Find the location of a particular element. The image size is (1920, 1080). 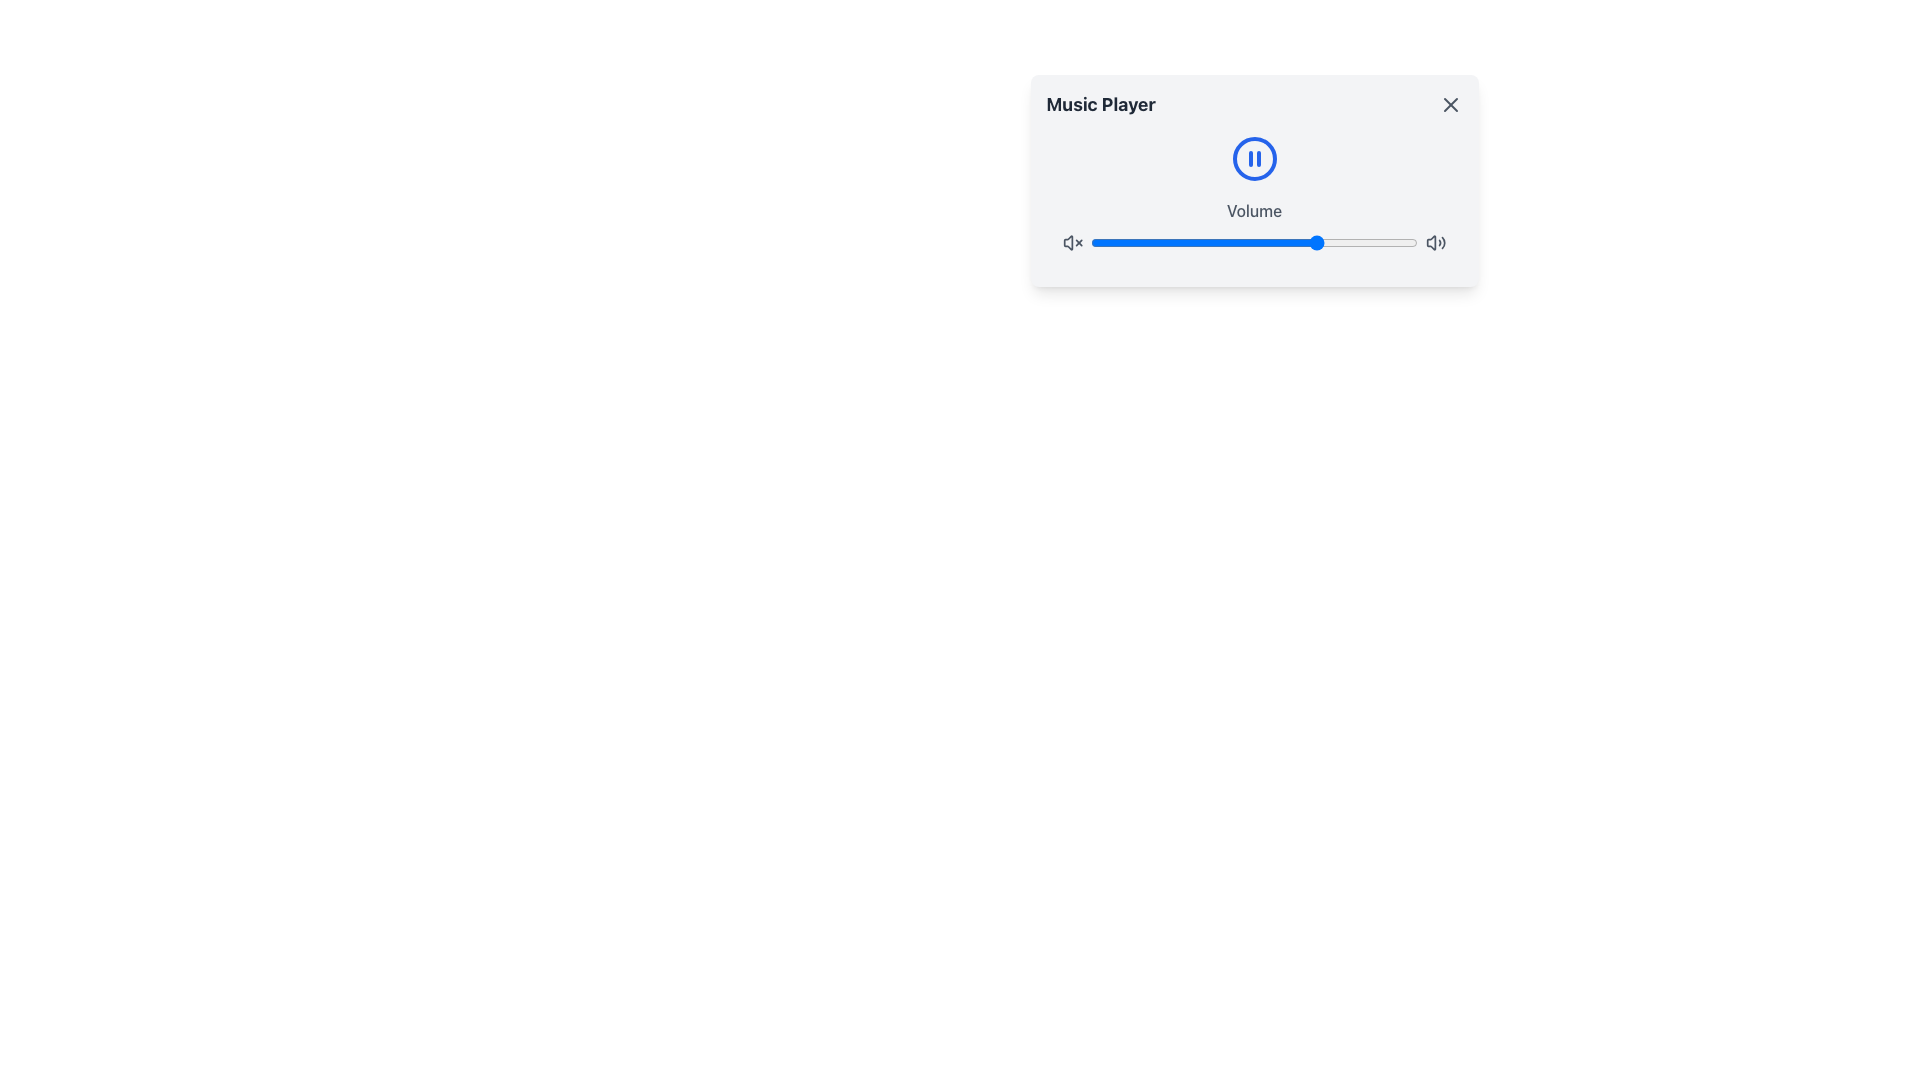

the volume slider is located at coordinates (1089, 242).